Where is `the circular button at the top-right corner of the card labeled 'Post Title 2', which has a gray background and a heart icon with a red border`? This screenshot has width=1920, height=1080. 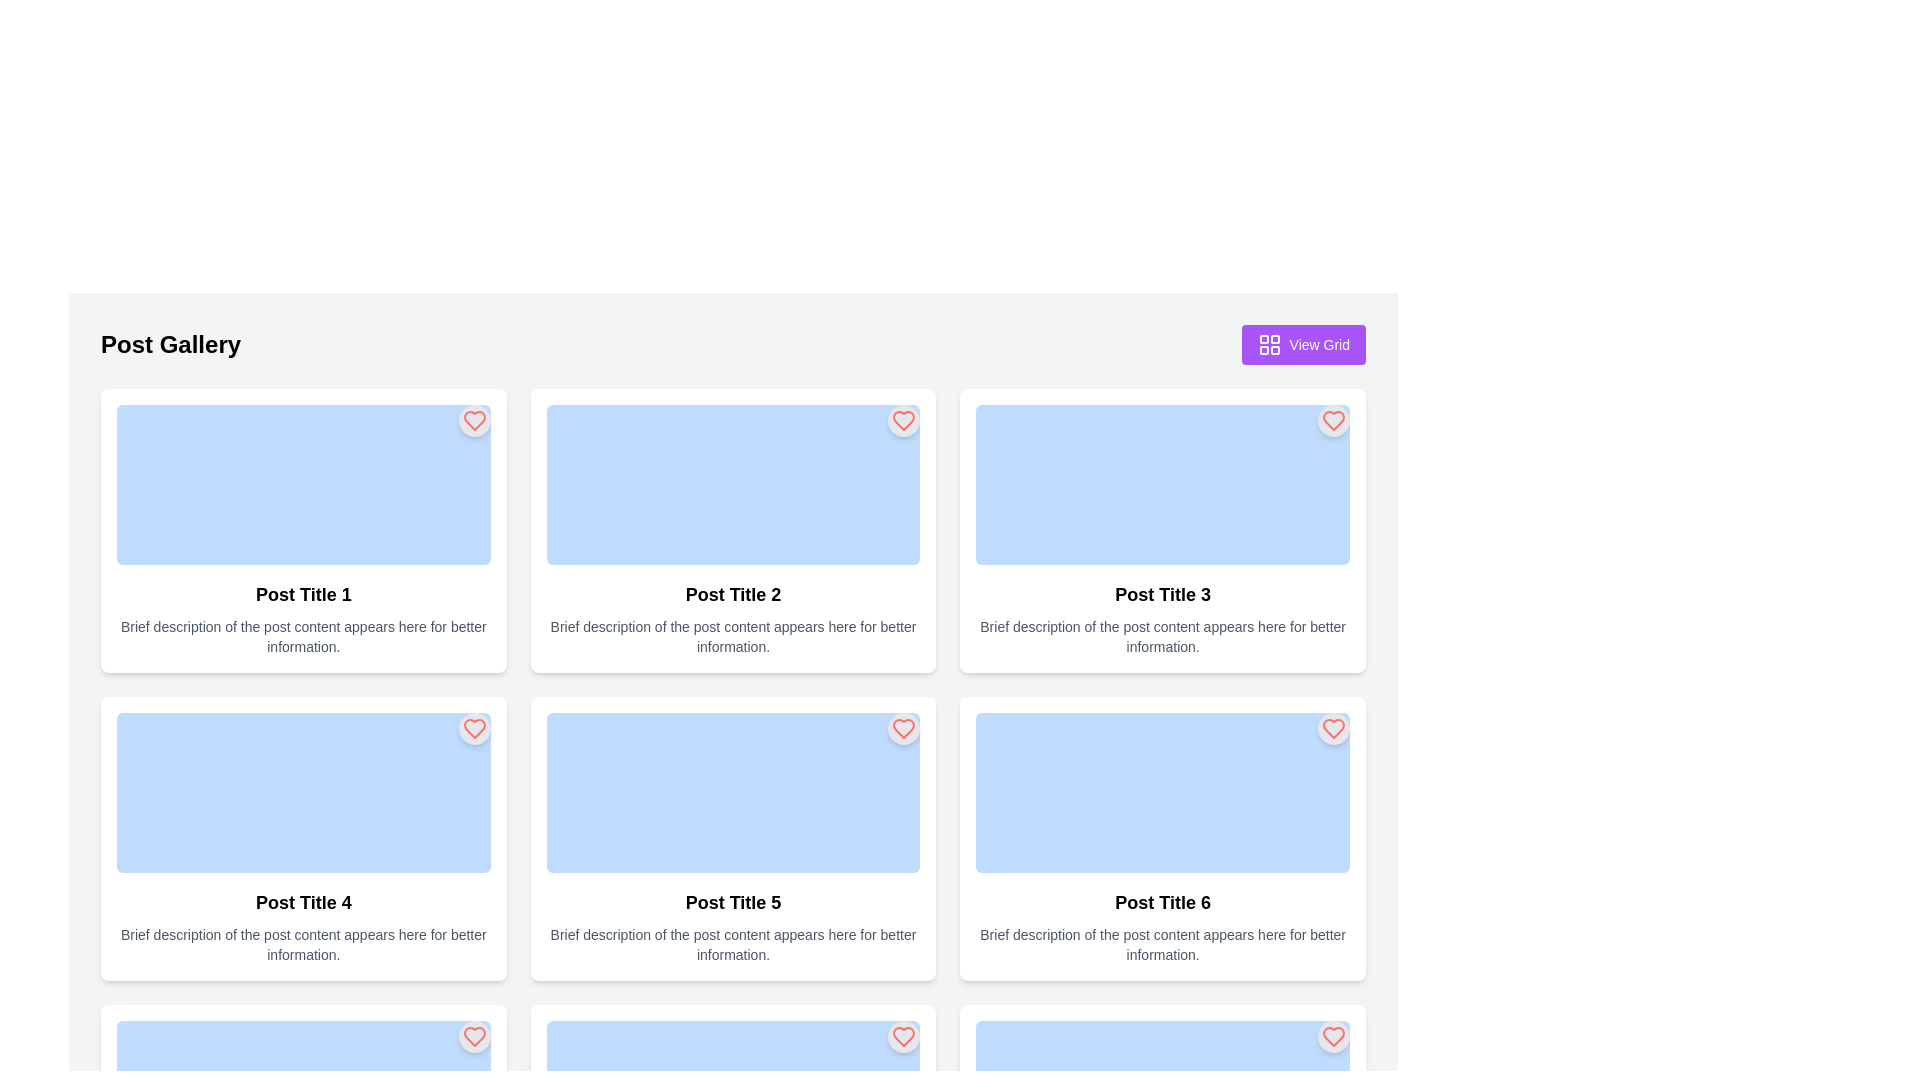
the circular button at the top-right corner of the card labeled 'Post Title 2', which has a gray background and a heart icon with a red border is located at coordinates (903, 419).